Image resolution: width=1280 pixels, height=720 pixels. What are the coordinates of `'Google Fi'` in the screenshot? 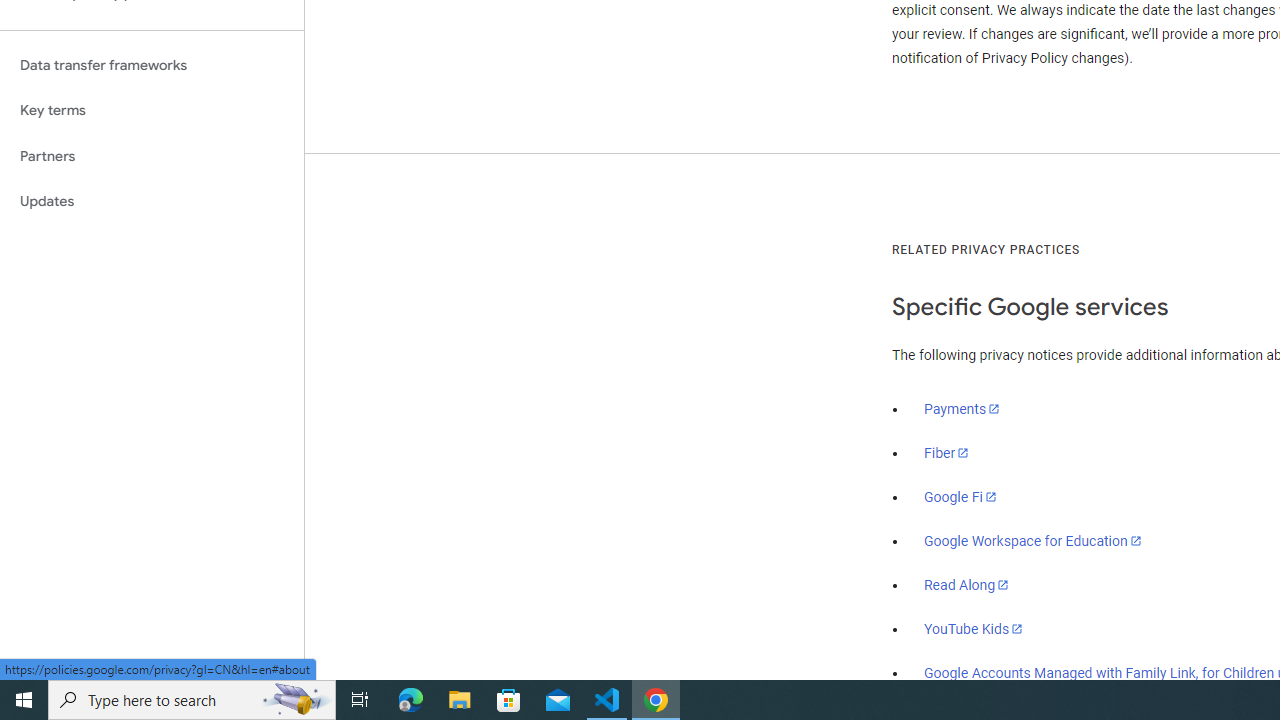 It's located at (960, 496).